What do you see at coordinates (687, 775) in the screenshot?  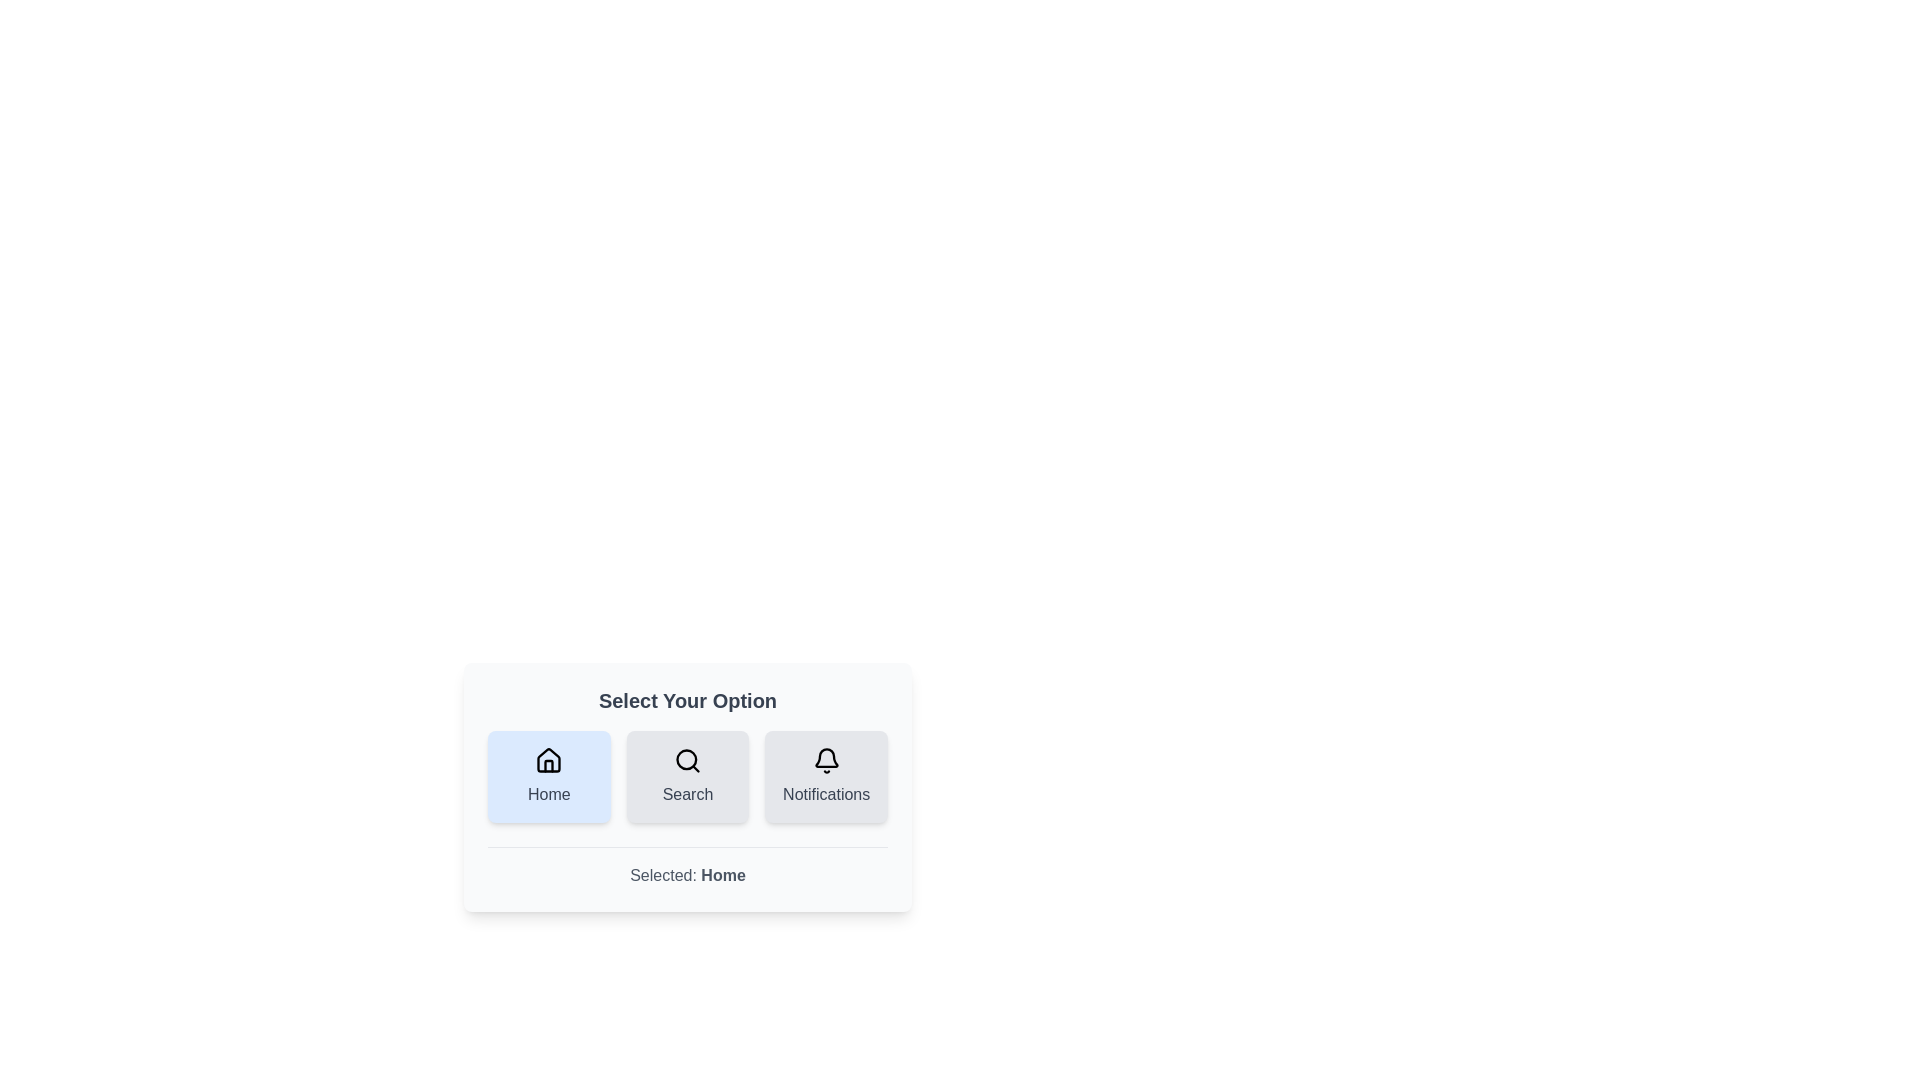 I see `the Search button to select it` at bounding box center [687, 775].